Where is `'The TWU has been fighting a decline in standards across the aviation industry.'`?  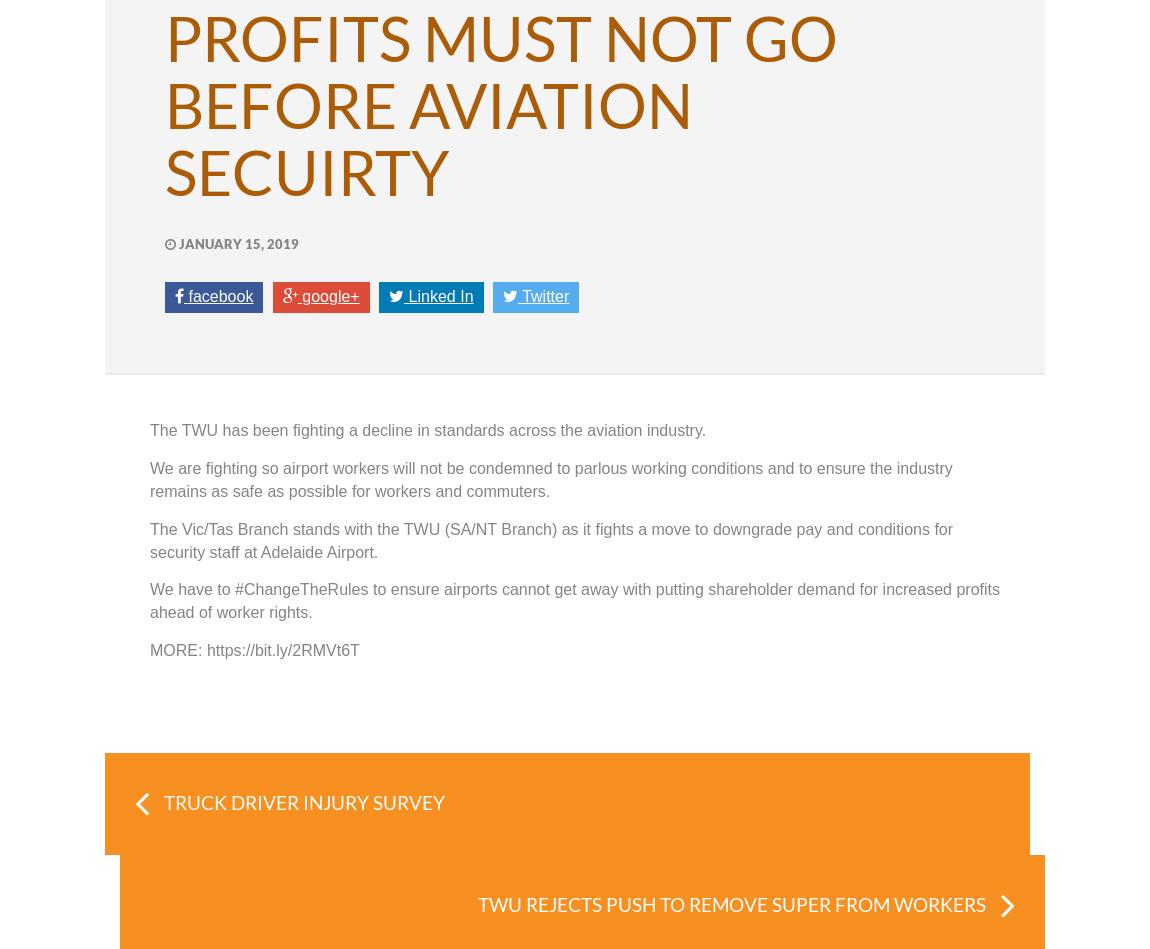 'The TWU has been fighting a decline in standards across the aviation industry.' is located at coordinates (148, 430).